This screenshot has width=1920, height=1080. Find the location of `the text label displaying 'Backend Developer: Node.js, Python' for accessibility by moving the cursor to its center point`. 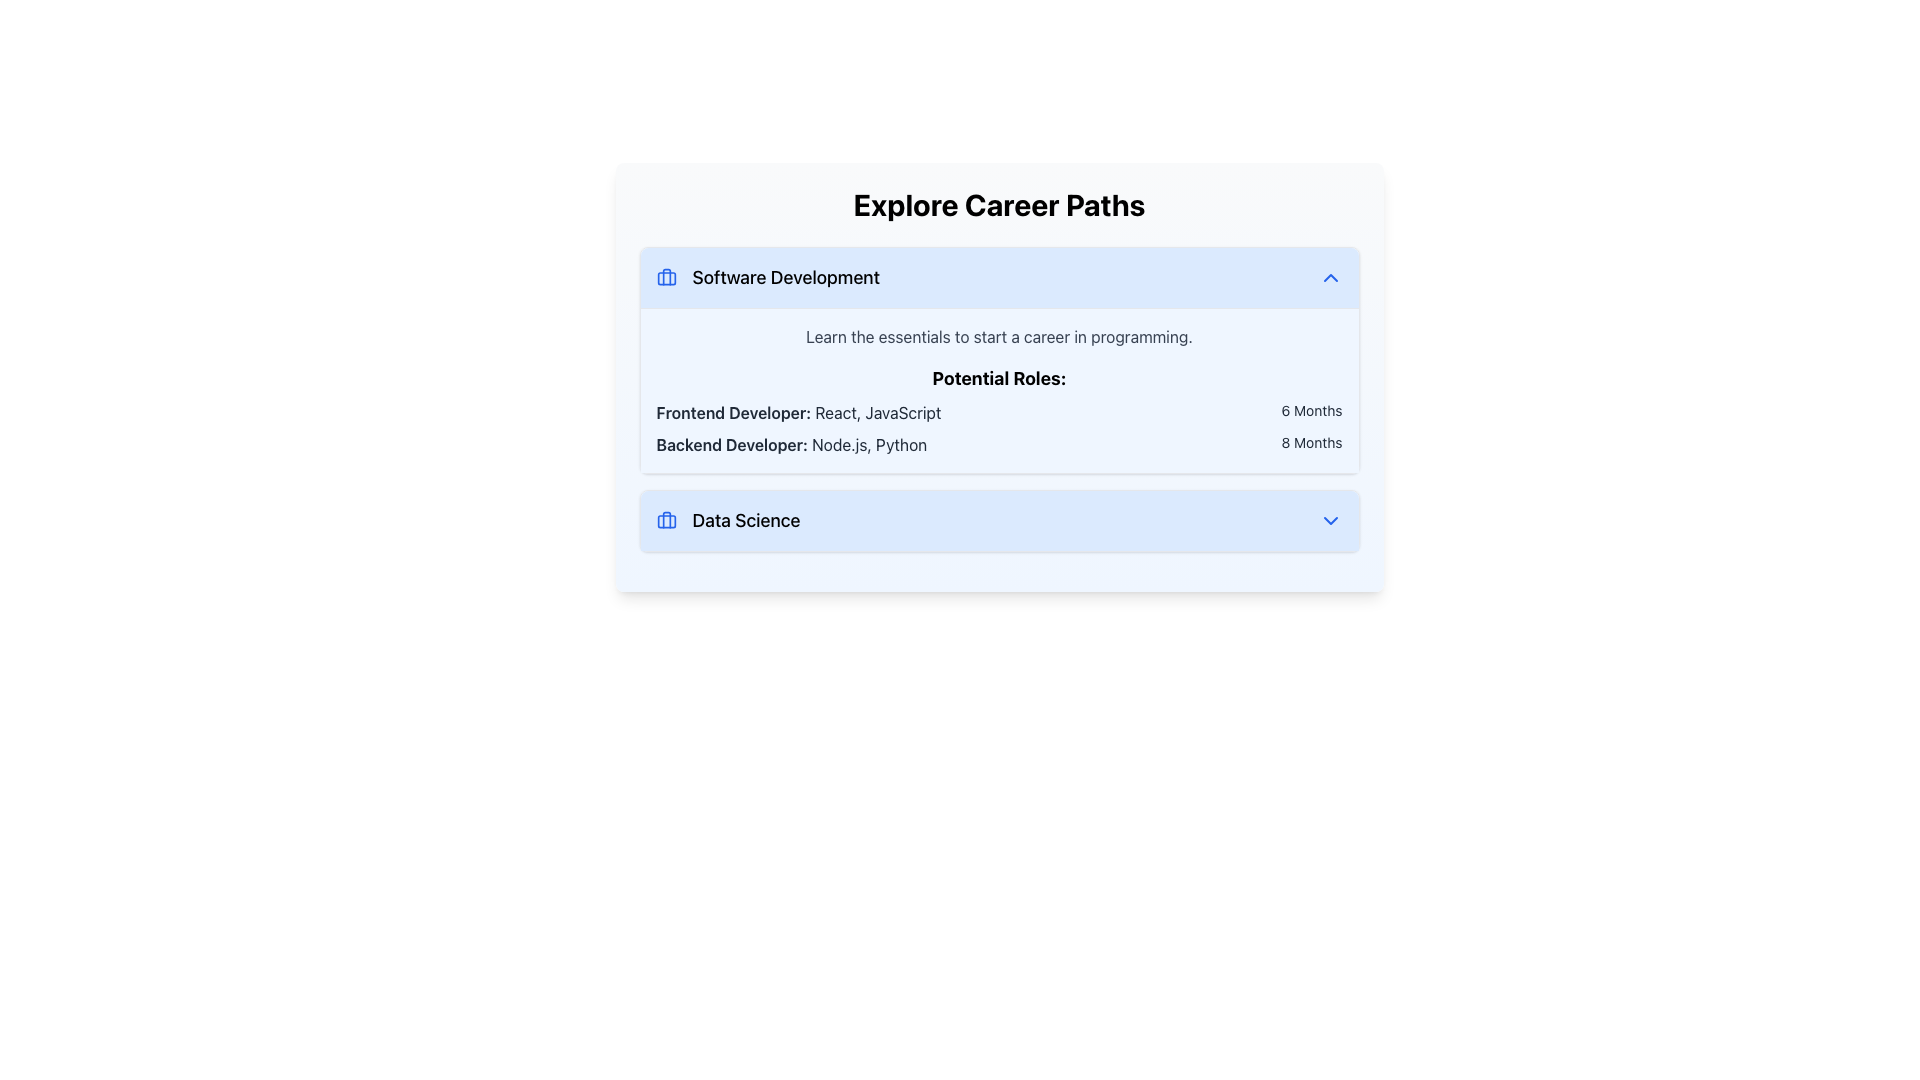

the text label displaying 'Backend Developer: Node.js, Python' for accessibility by moving the cursor to its center point is located at coordinates (790, 443).